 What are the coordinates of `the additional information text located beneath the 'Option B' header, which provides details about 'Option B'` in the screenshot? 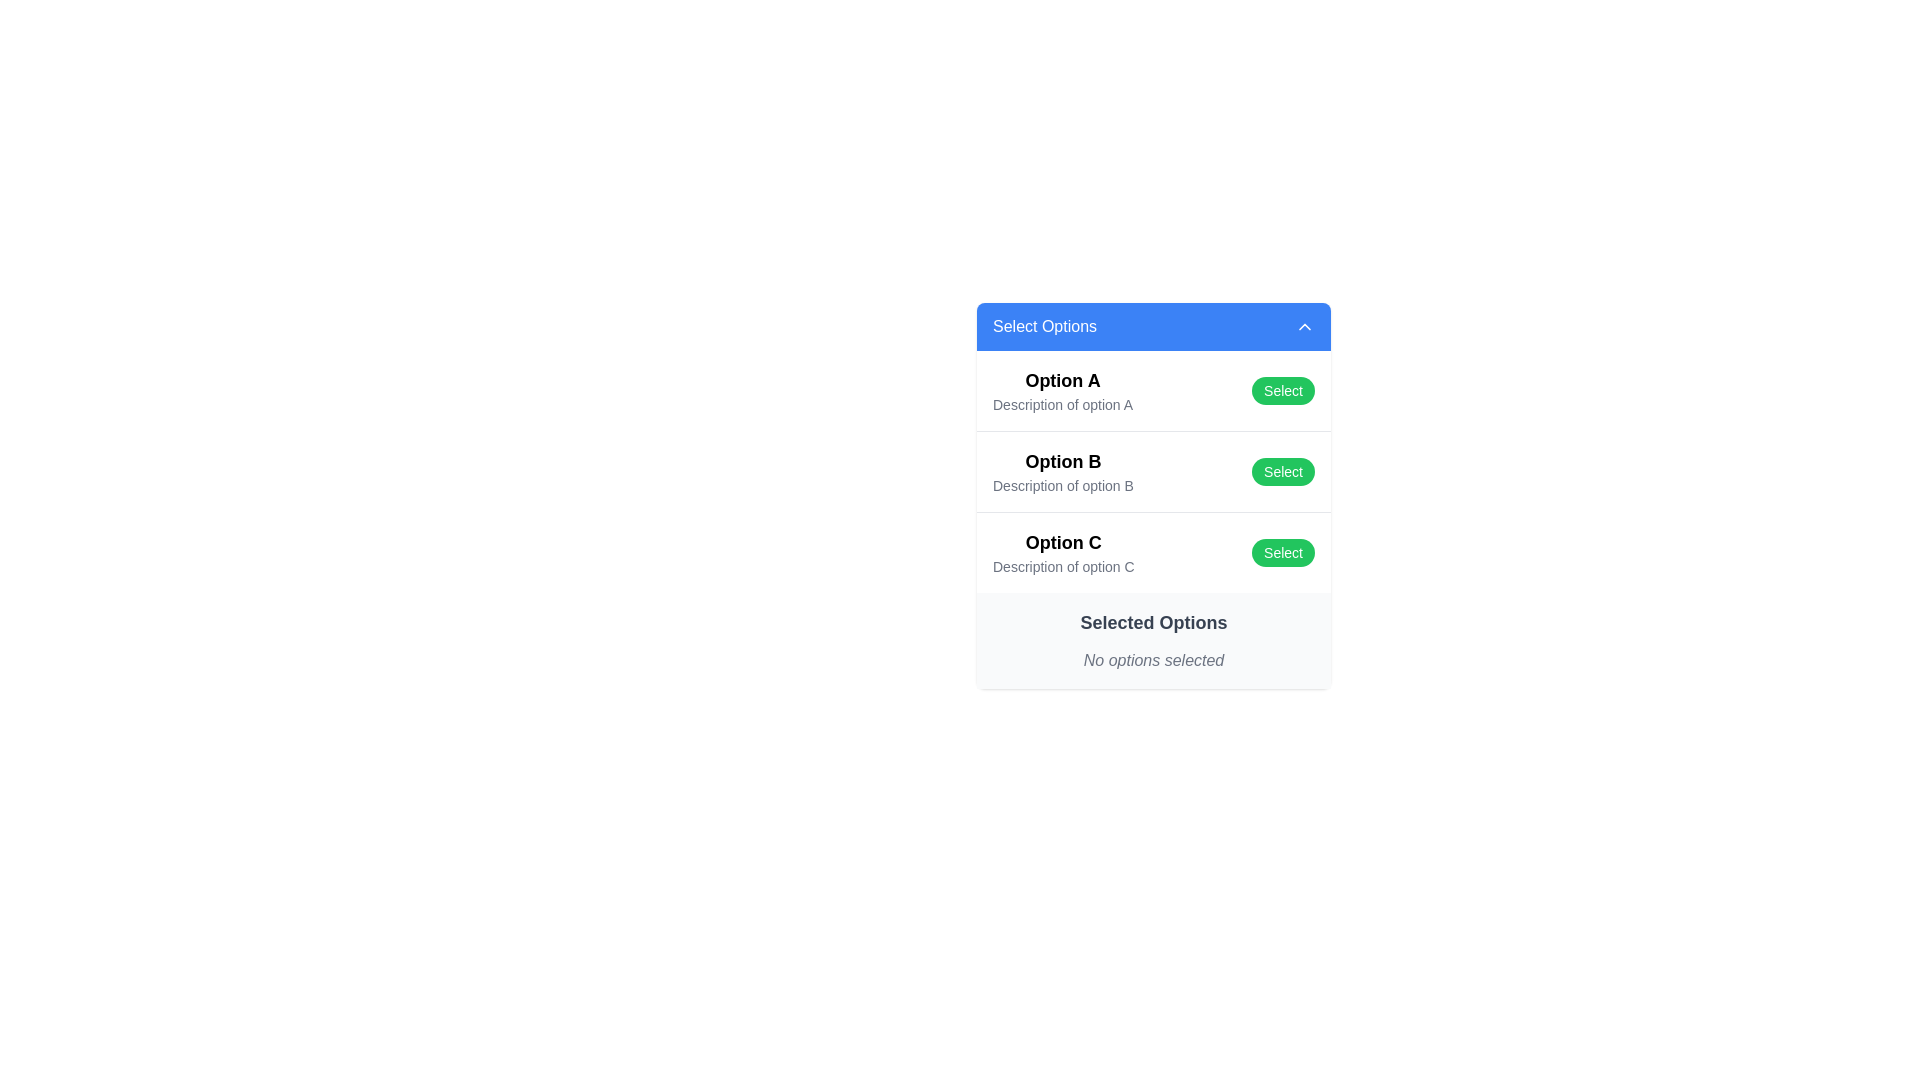 It's located at (1062, 486).